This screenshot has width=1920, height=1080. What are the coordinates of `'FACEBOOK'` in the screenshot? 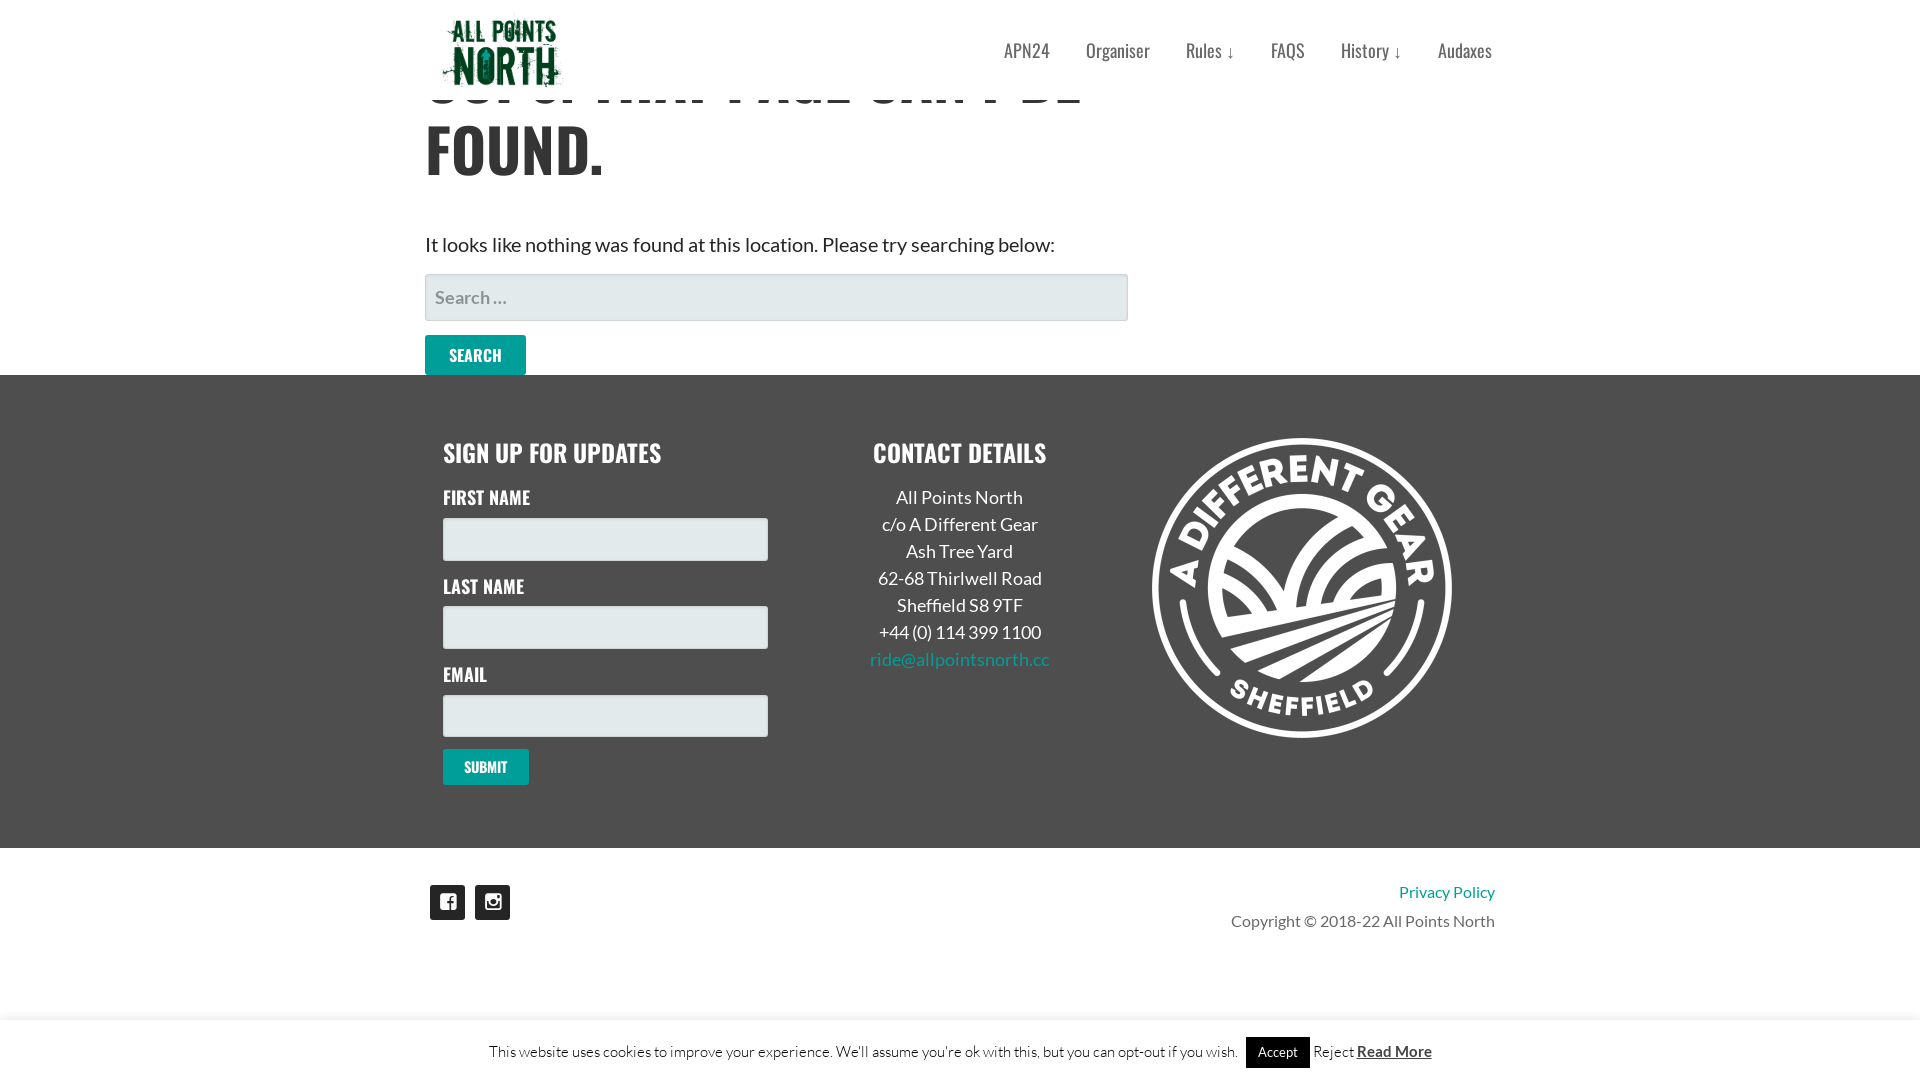 It's located at (446, 902).